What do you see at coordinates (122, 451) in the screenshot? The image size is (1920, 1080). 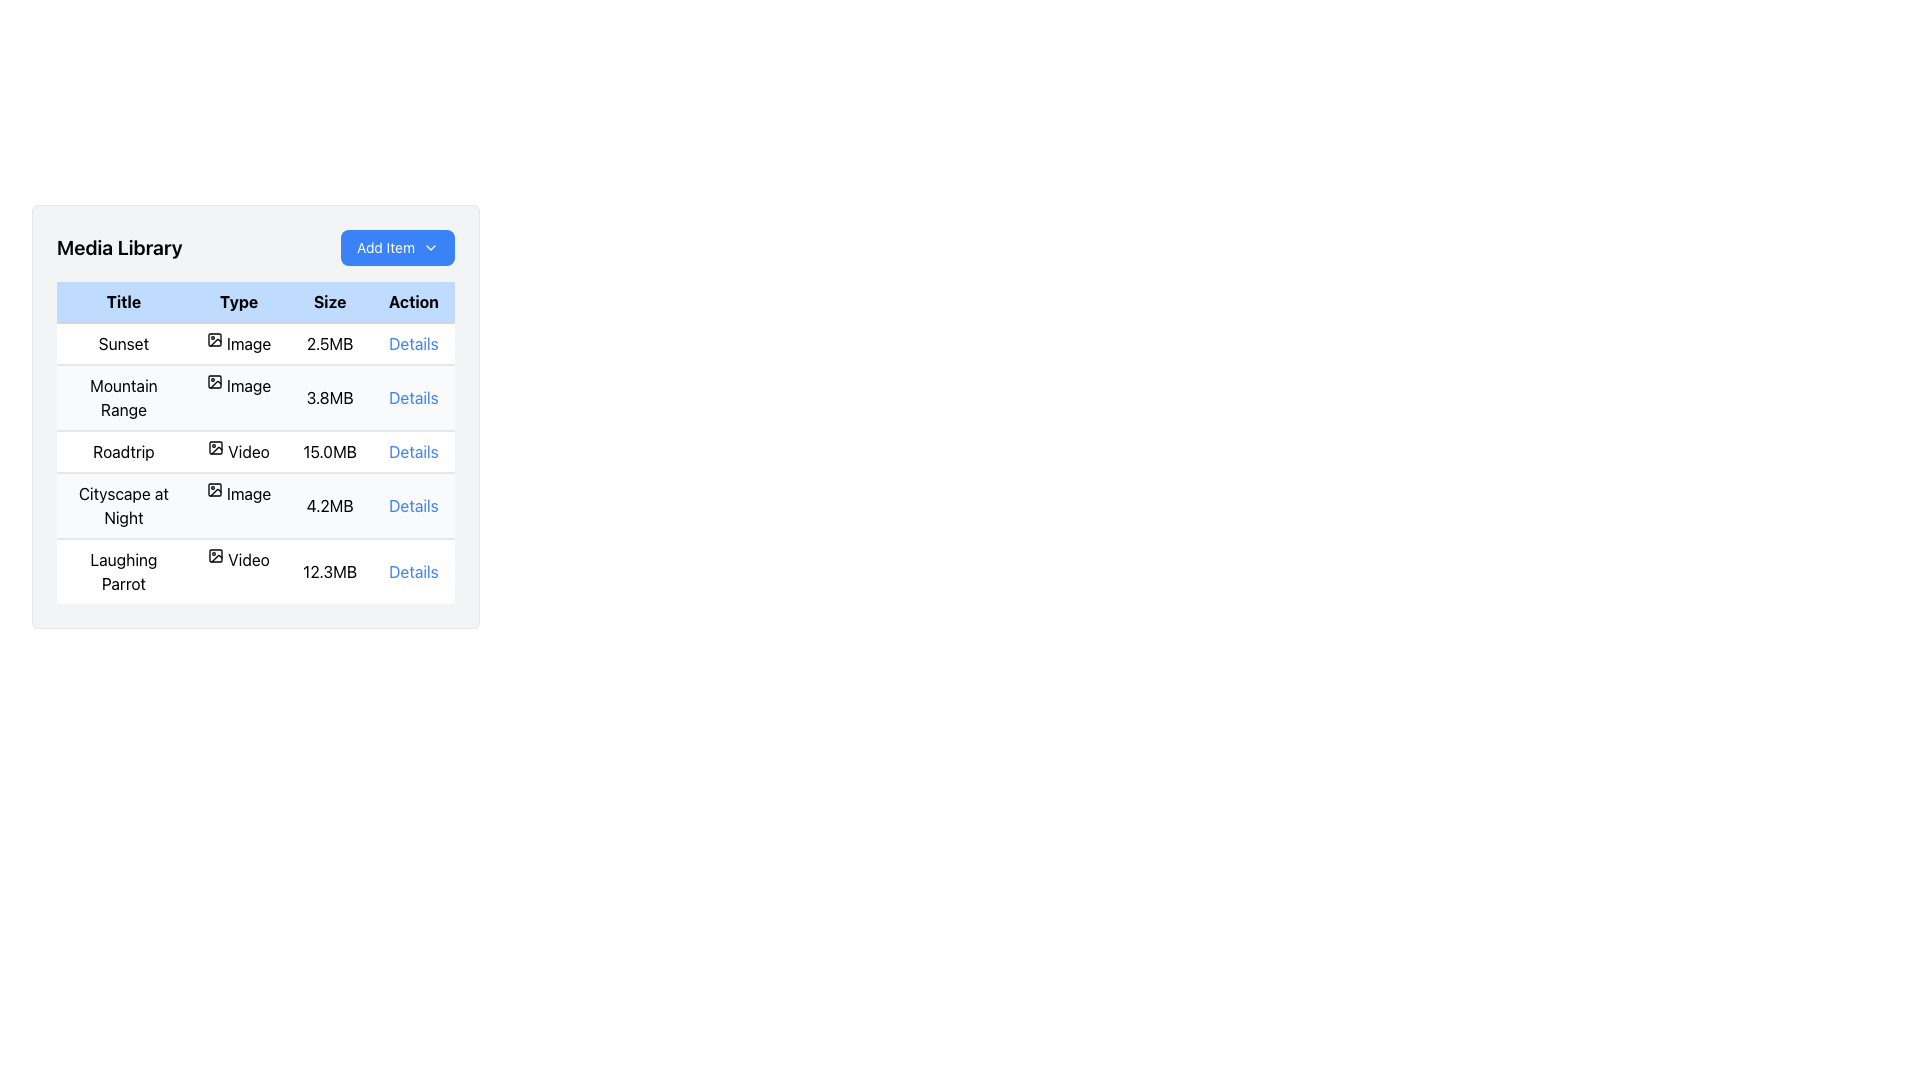 I see `the text label indicating the title of a media file in the third row of the table under the 'Title' column` at bounding box center [122, 451].